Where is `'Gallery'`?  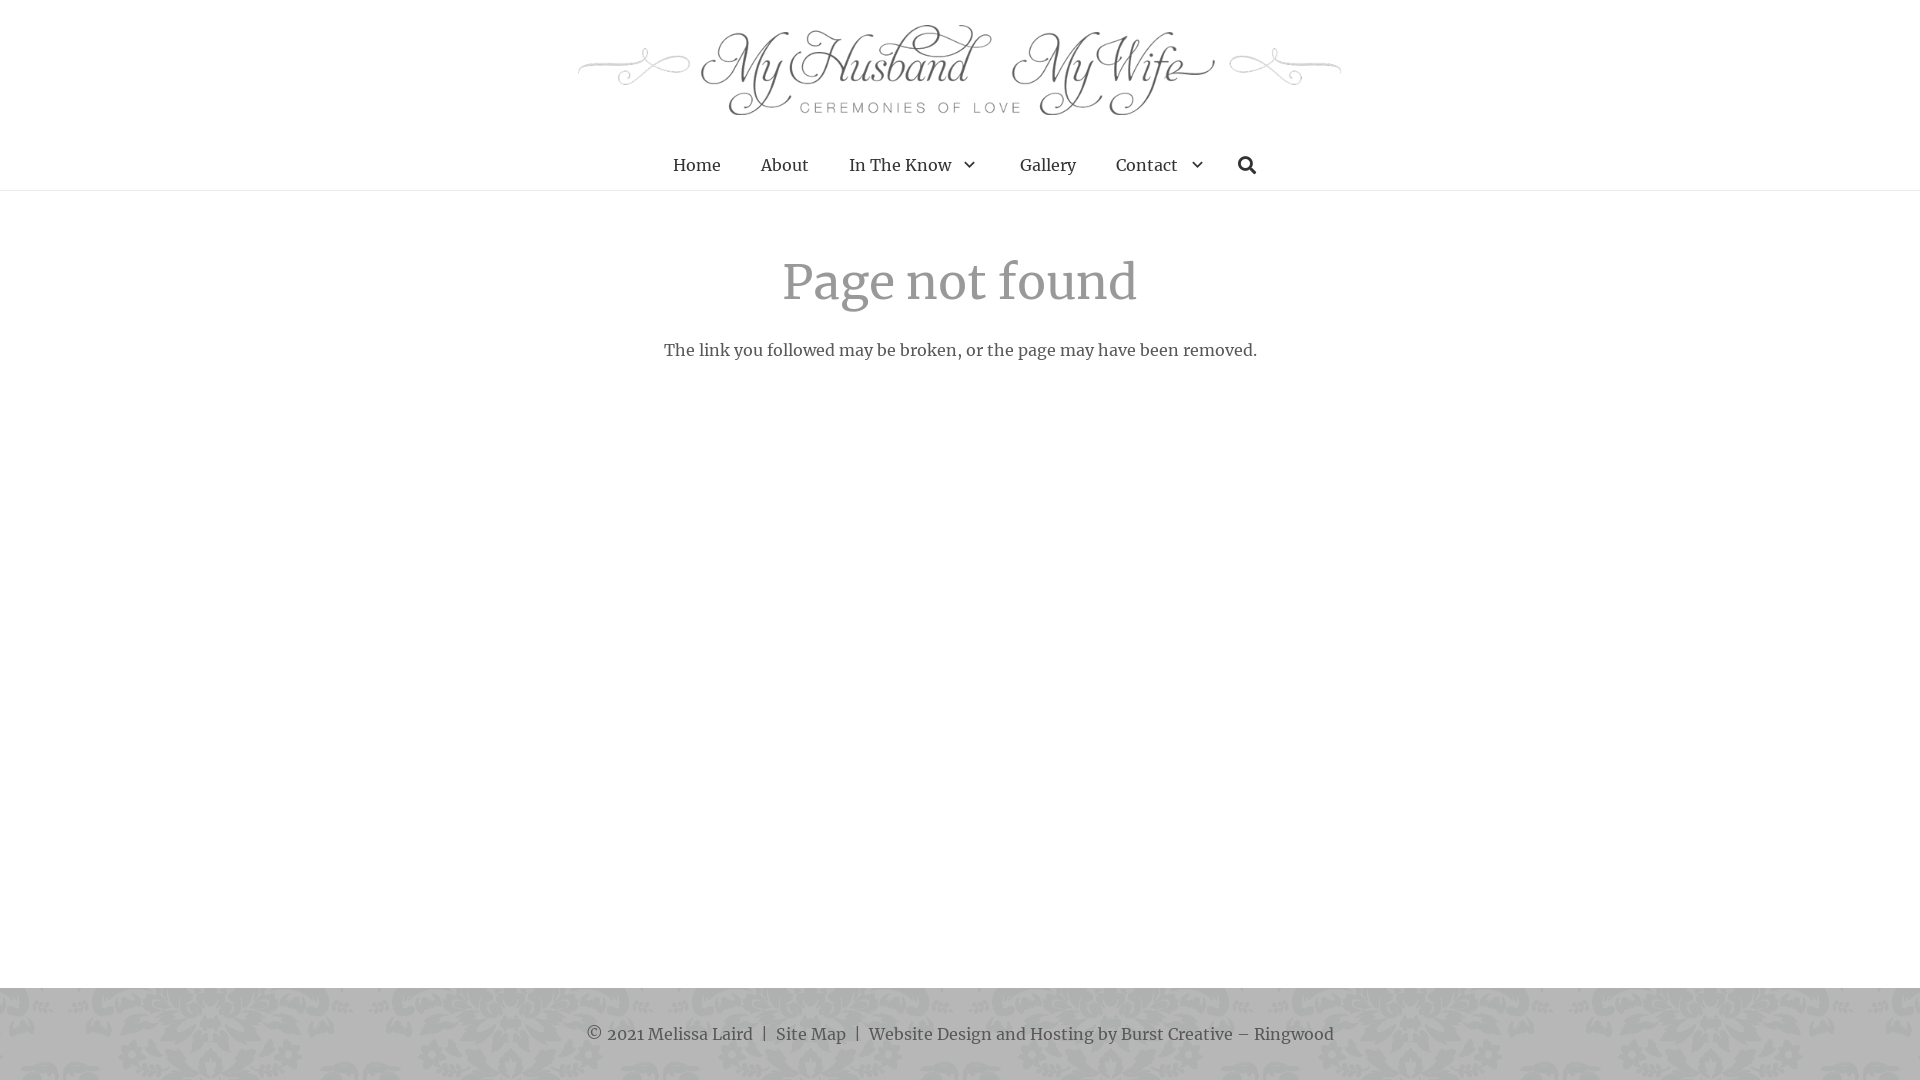 'Gallery' is located at coordinates (1046, 164).